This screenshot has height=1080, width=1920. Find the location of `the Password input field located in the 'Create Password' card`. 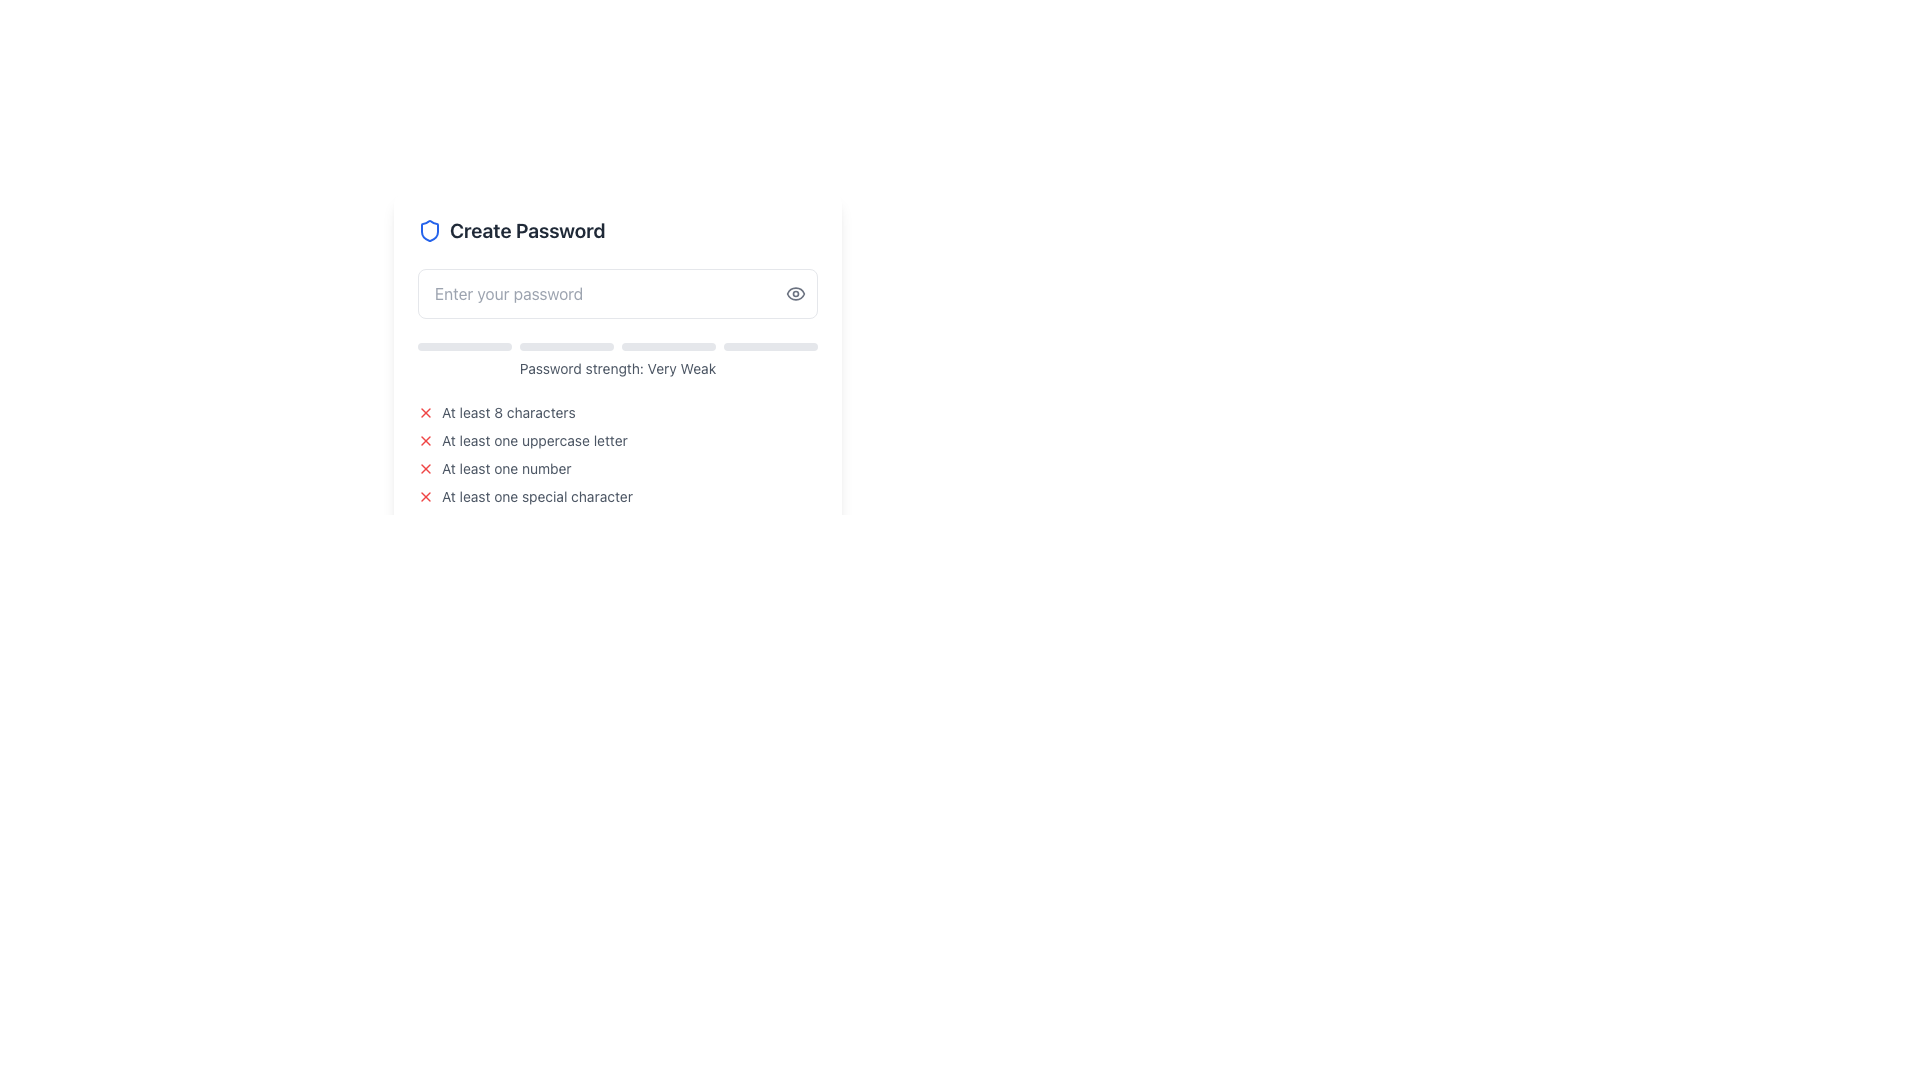

the Password input field located in the 'Create Password' card is located at coordinates (617, 293).